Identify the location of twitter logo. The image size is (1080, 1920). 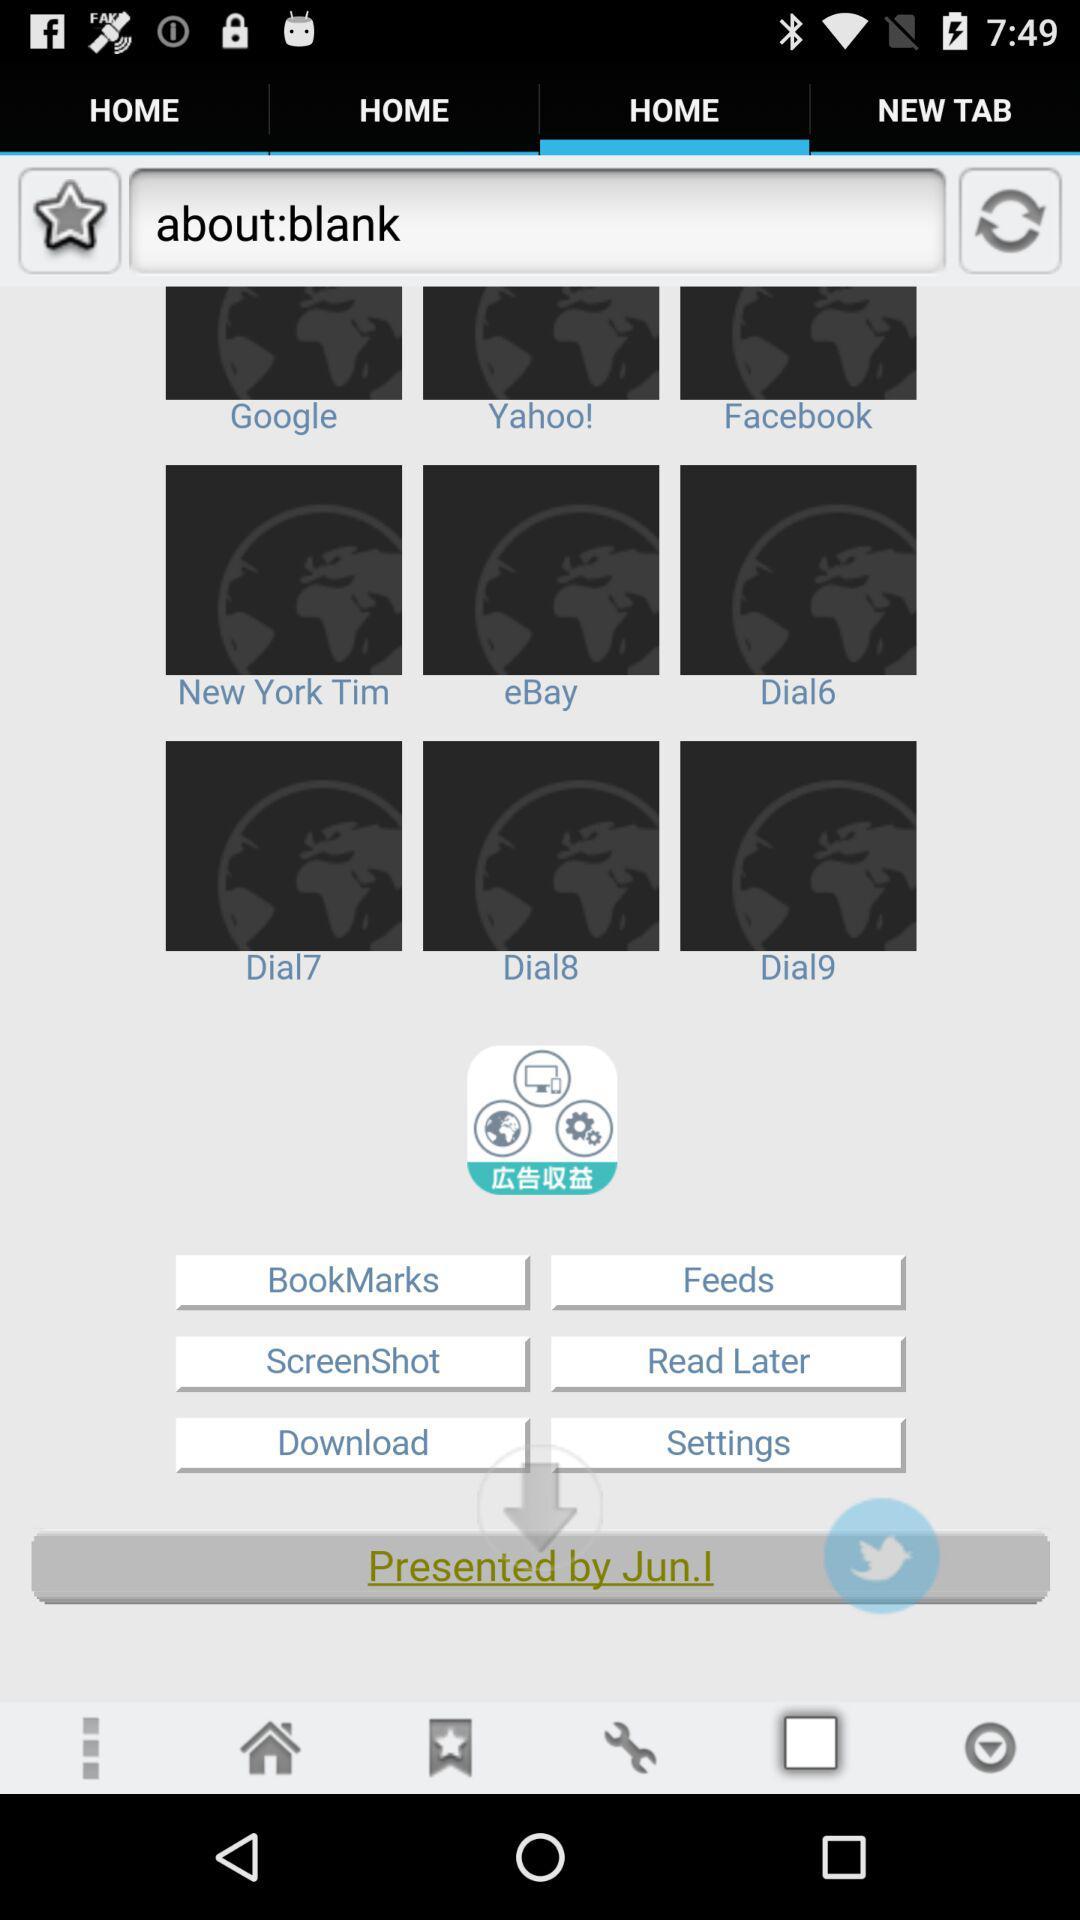
(880, 1554).